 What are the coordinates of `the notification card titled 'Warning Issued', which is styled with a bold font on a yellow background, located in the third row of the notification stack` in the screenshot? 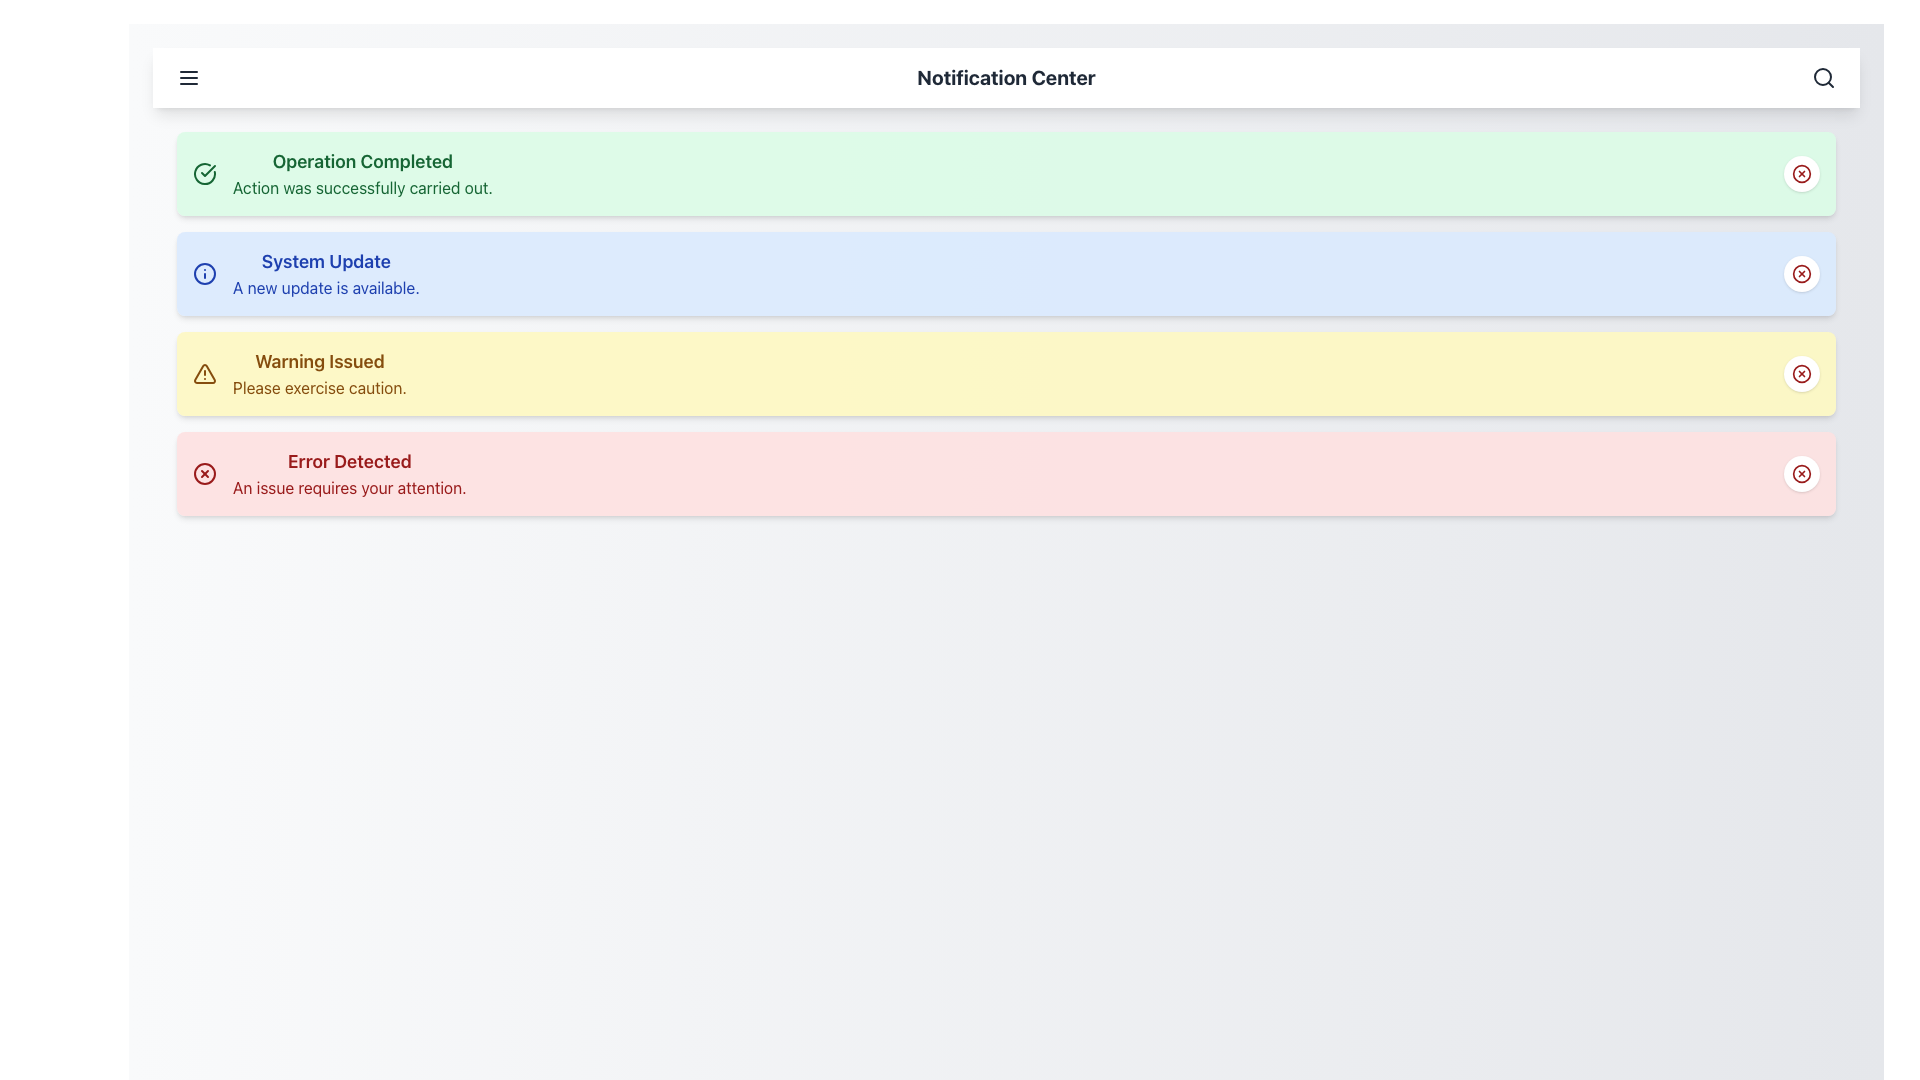 It's located at (318, 374).